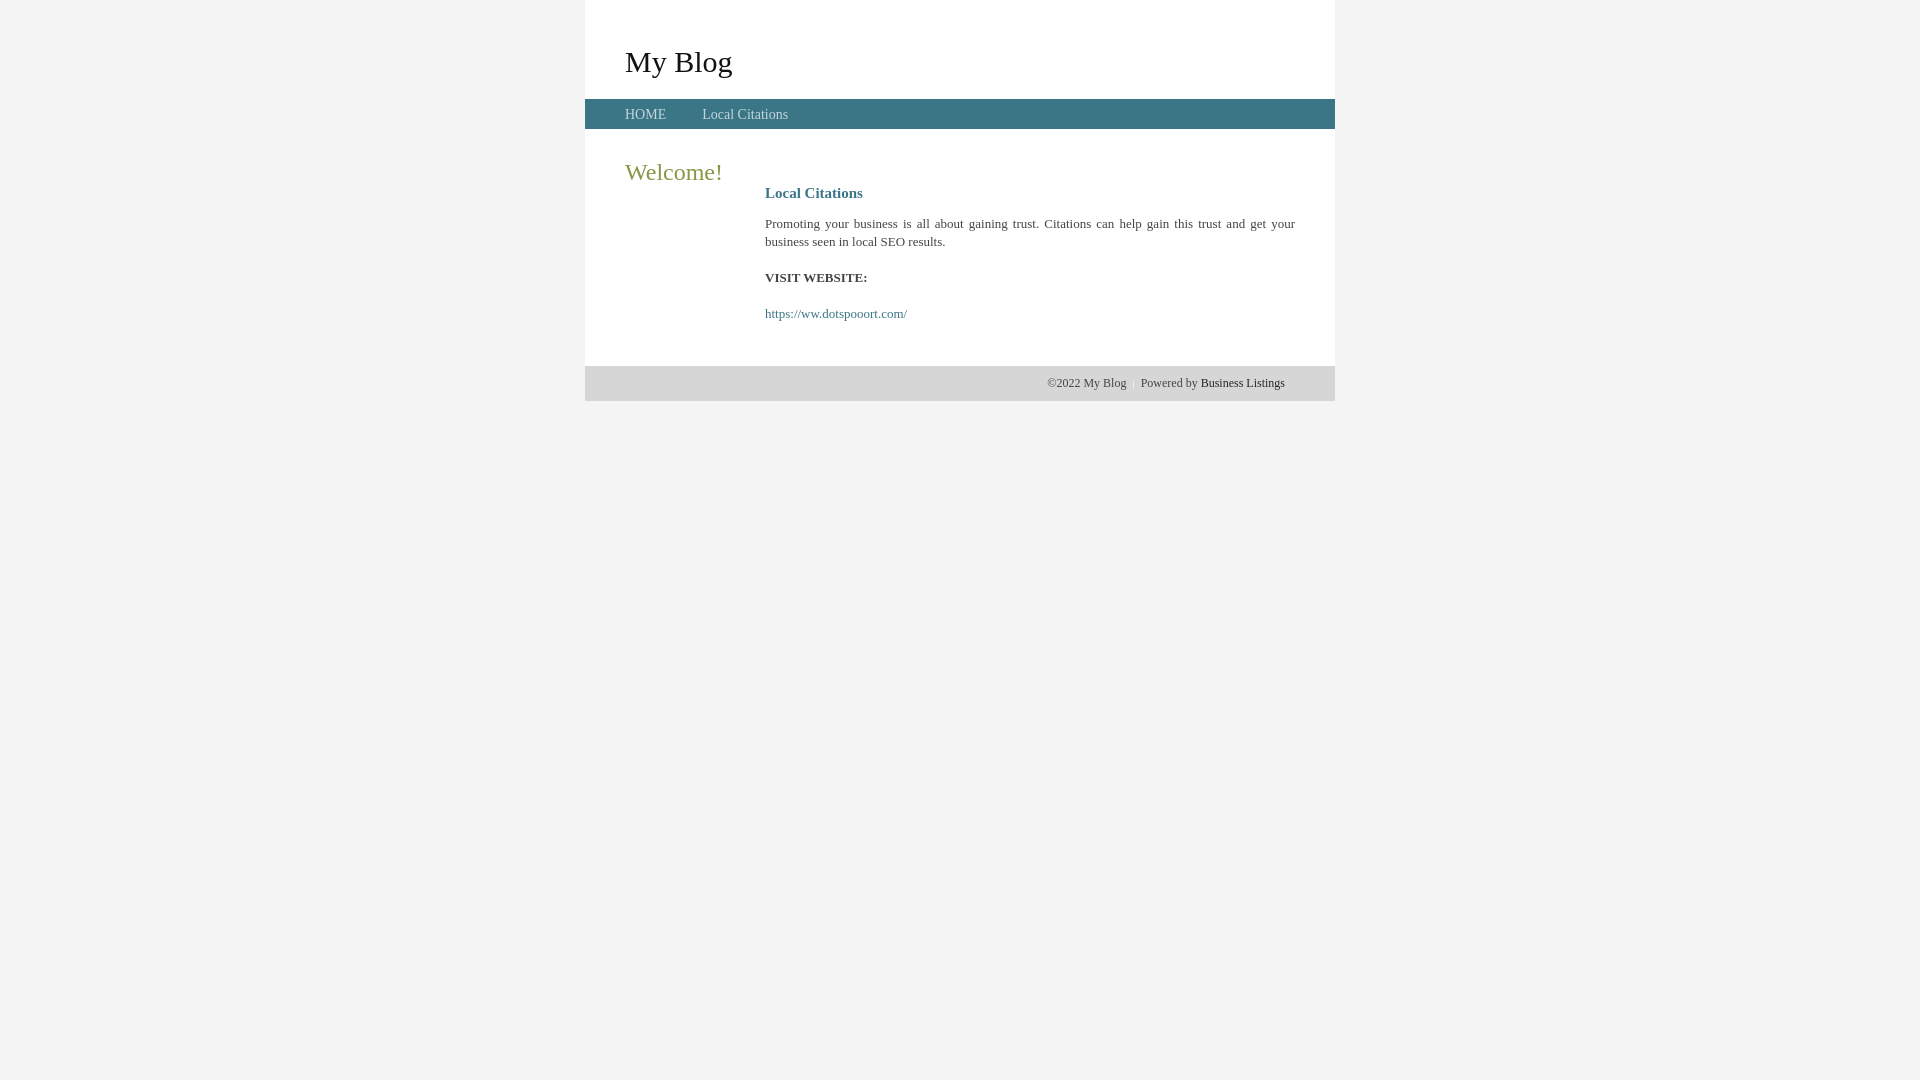  I want to click on 'Business Listings', so click(1242, 382).